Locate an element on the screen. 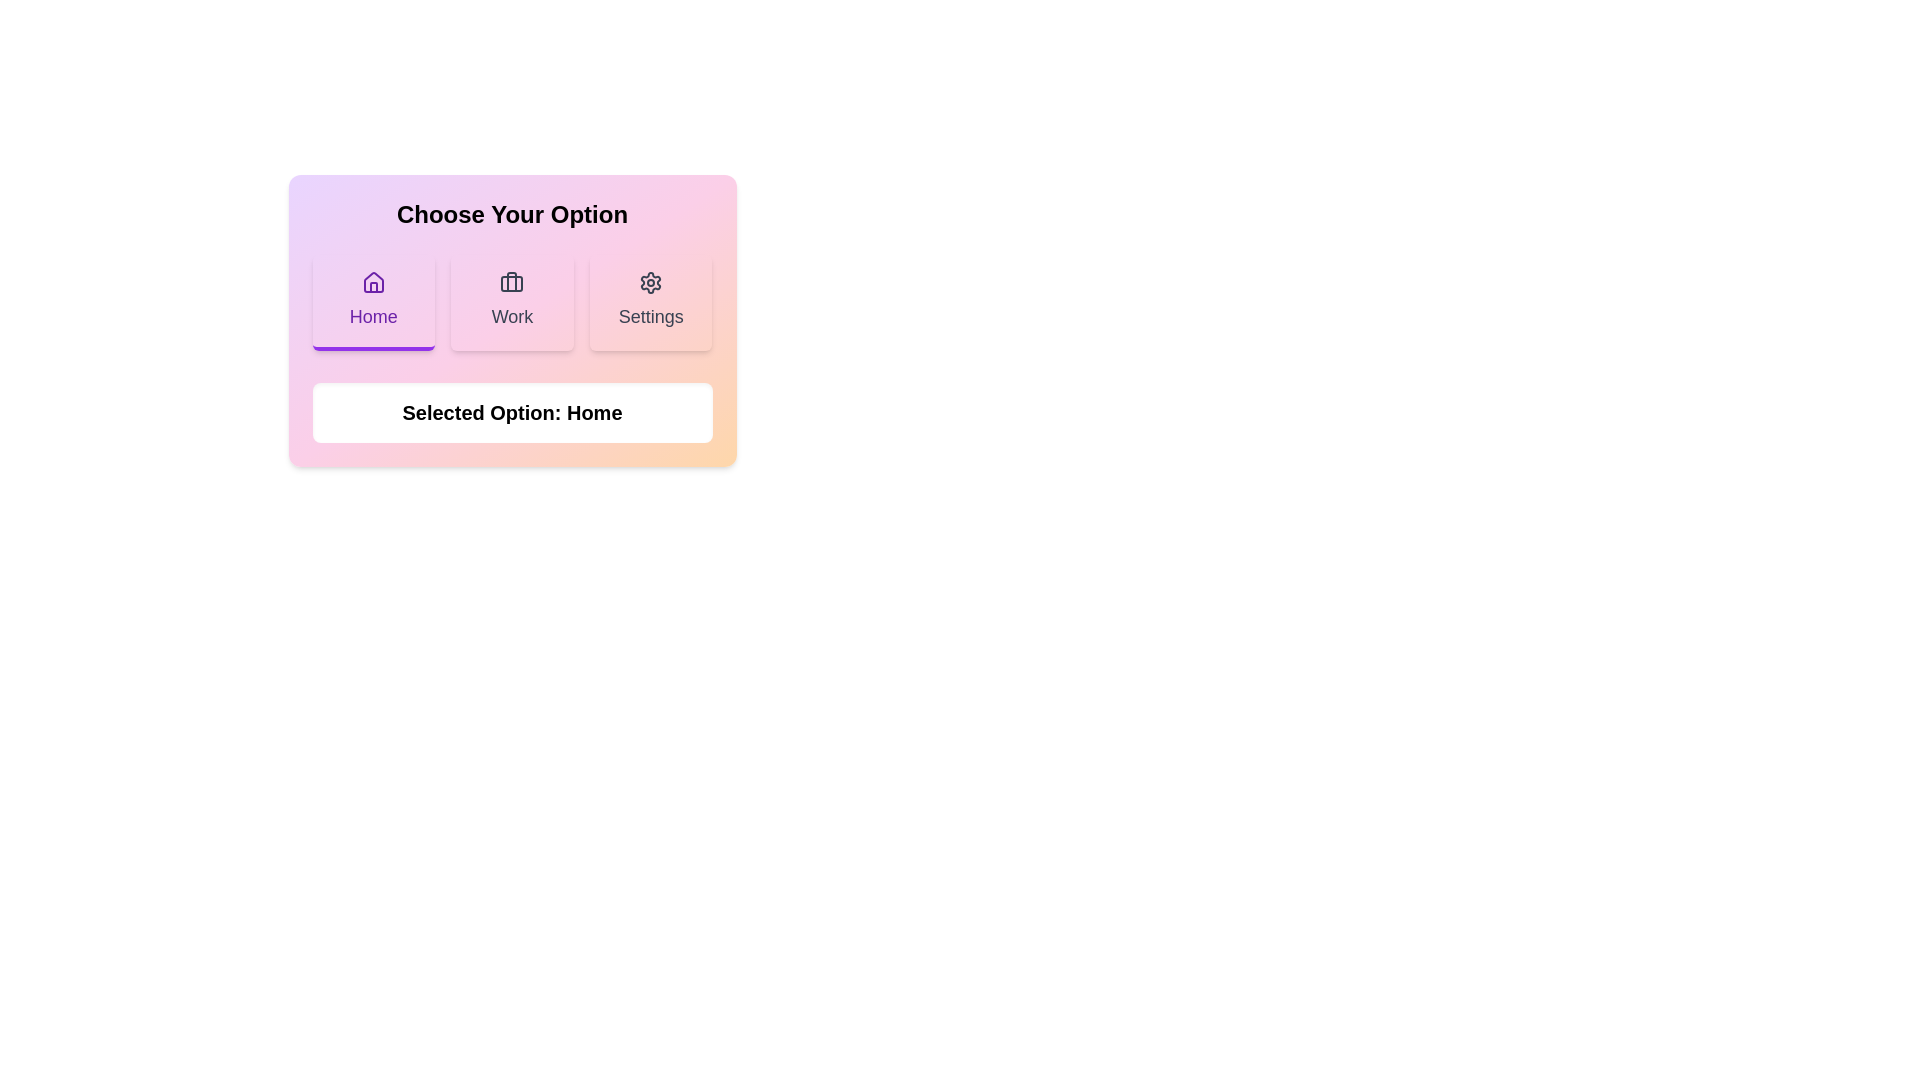 The width and height of the screenshot is (1920, 1080). the decorative SVG rectangle that is part of the 'Work' option icon in the main selection area is located at coordinates (512, 284).